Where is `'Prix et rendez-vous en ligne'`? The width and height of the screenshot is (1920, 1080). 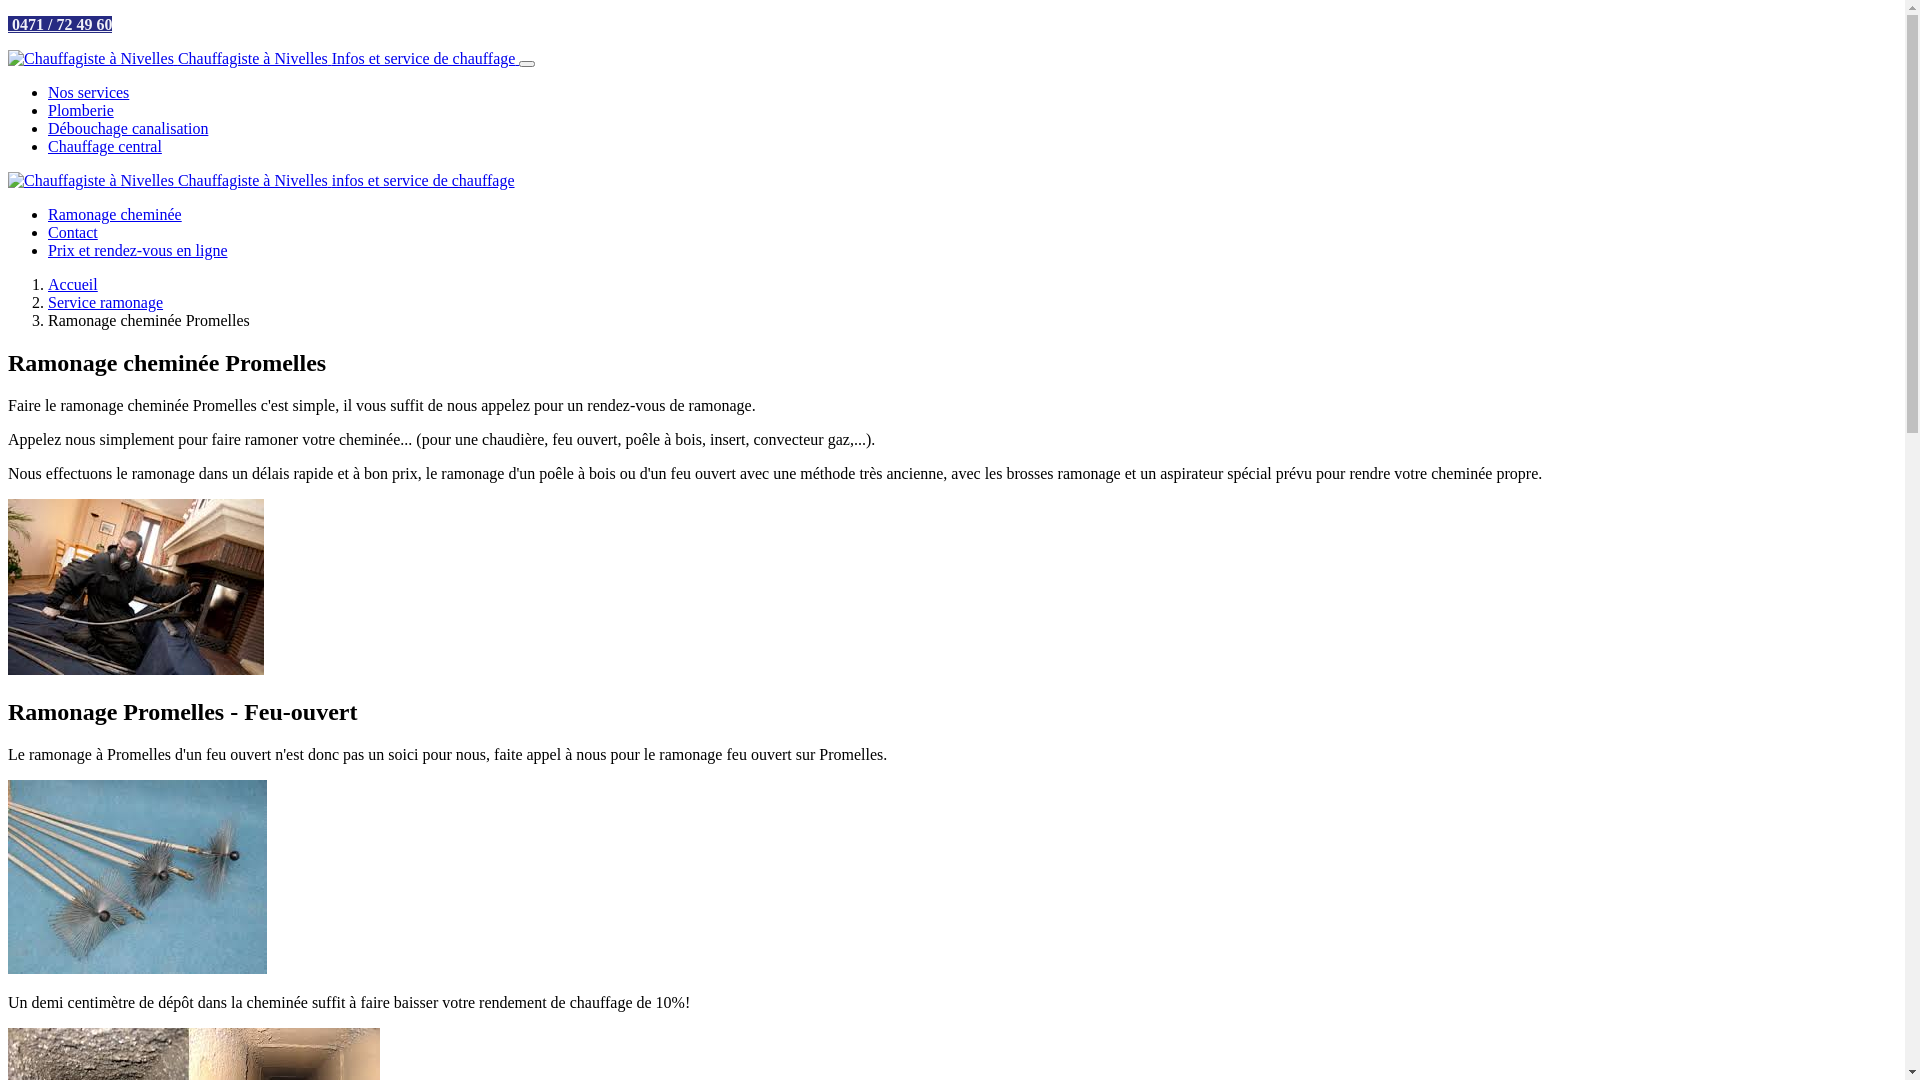
'Prix et rendez-vous en ligne' is located at coordinates (48, 249).